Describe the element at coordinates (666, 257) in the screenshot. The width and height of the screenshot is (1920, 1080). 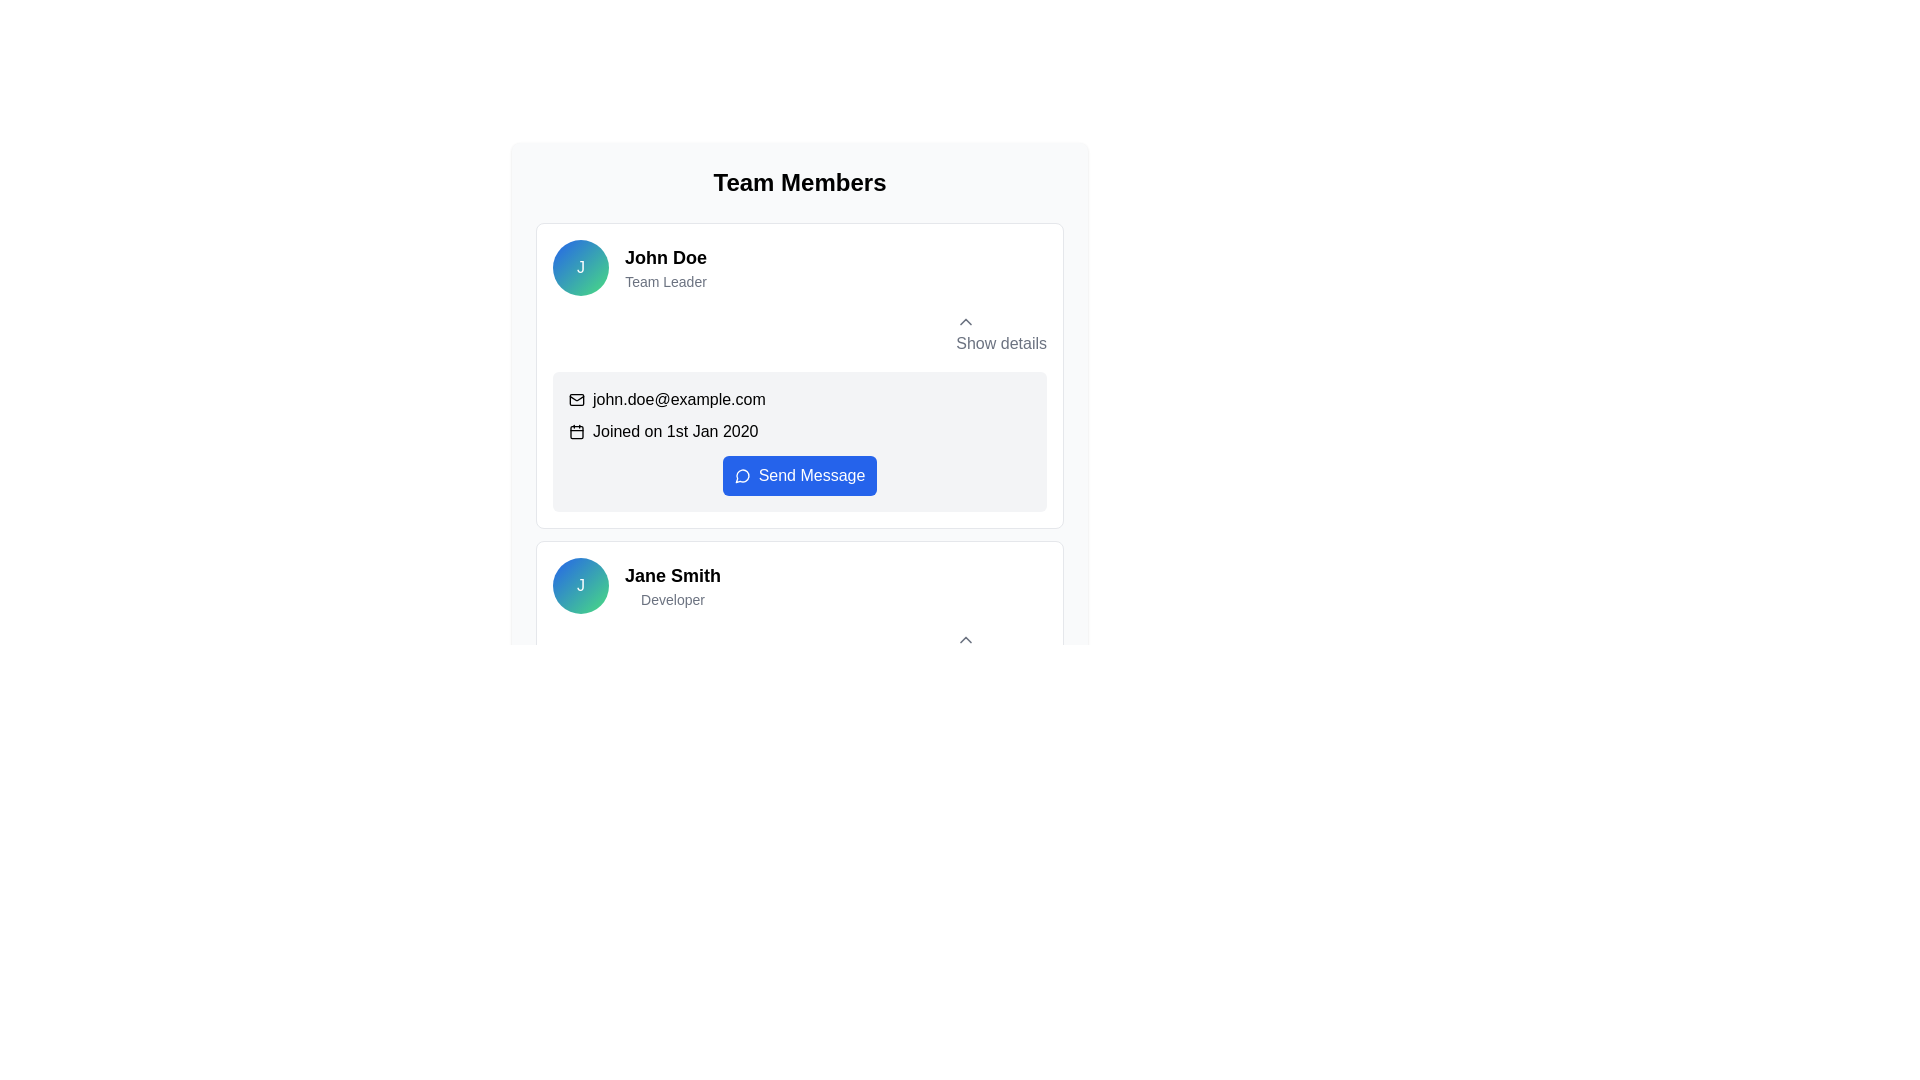
I see `the text label displaying 'John Doe' in bold black font, which is located at the upper-left section of a card layout` at that location.